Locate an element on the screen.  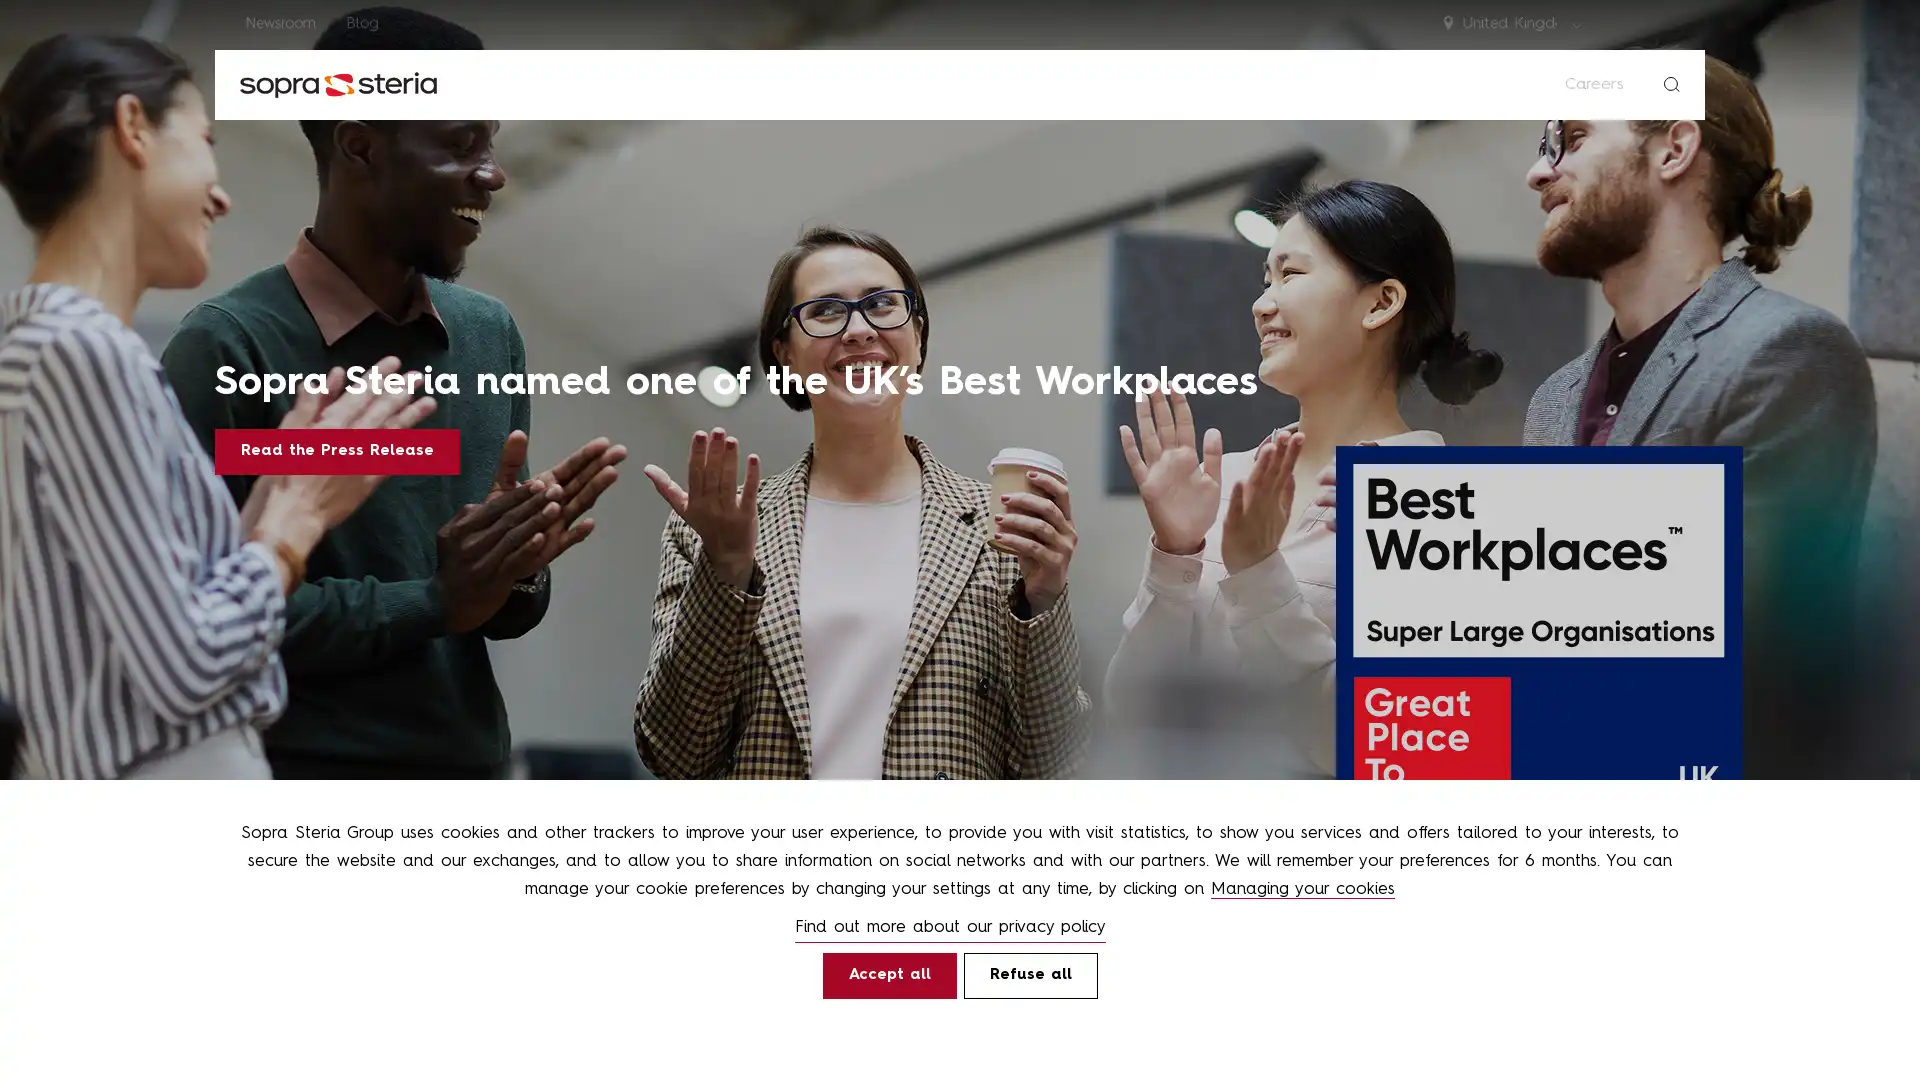
Accept all is located at coordinates (887, 974).